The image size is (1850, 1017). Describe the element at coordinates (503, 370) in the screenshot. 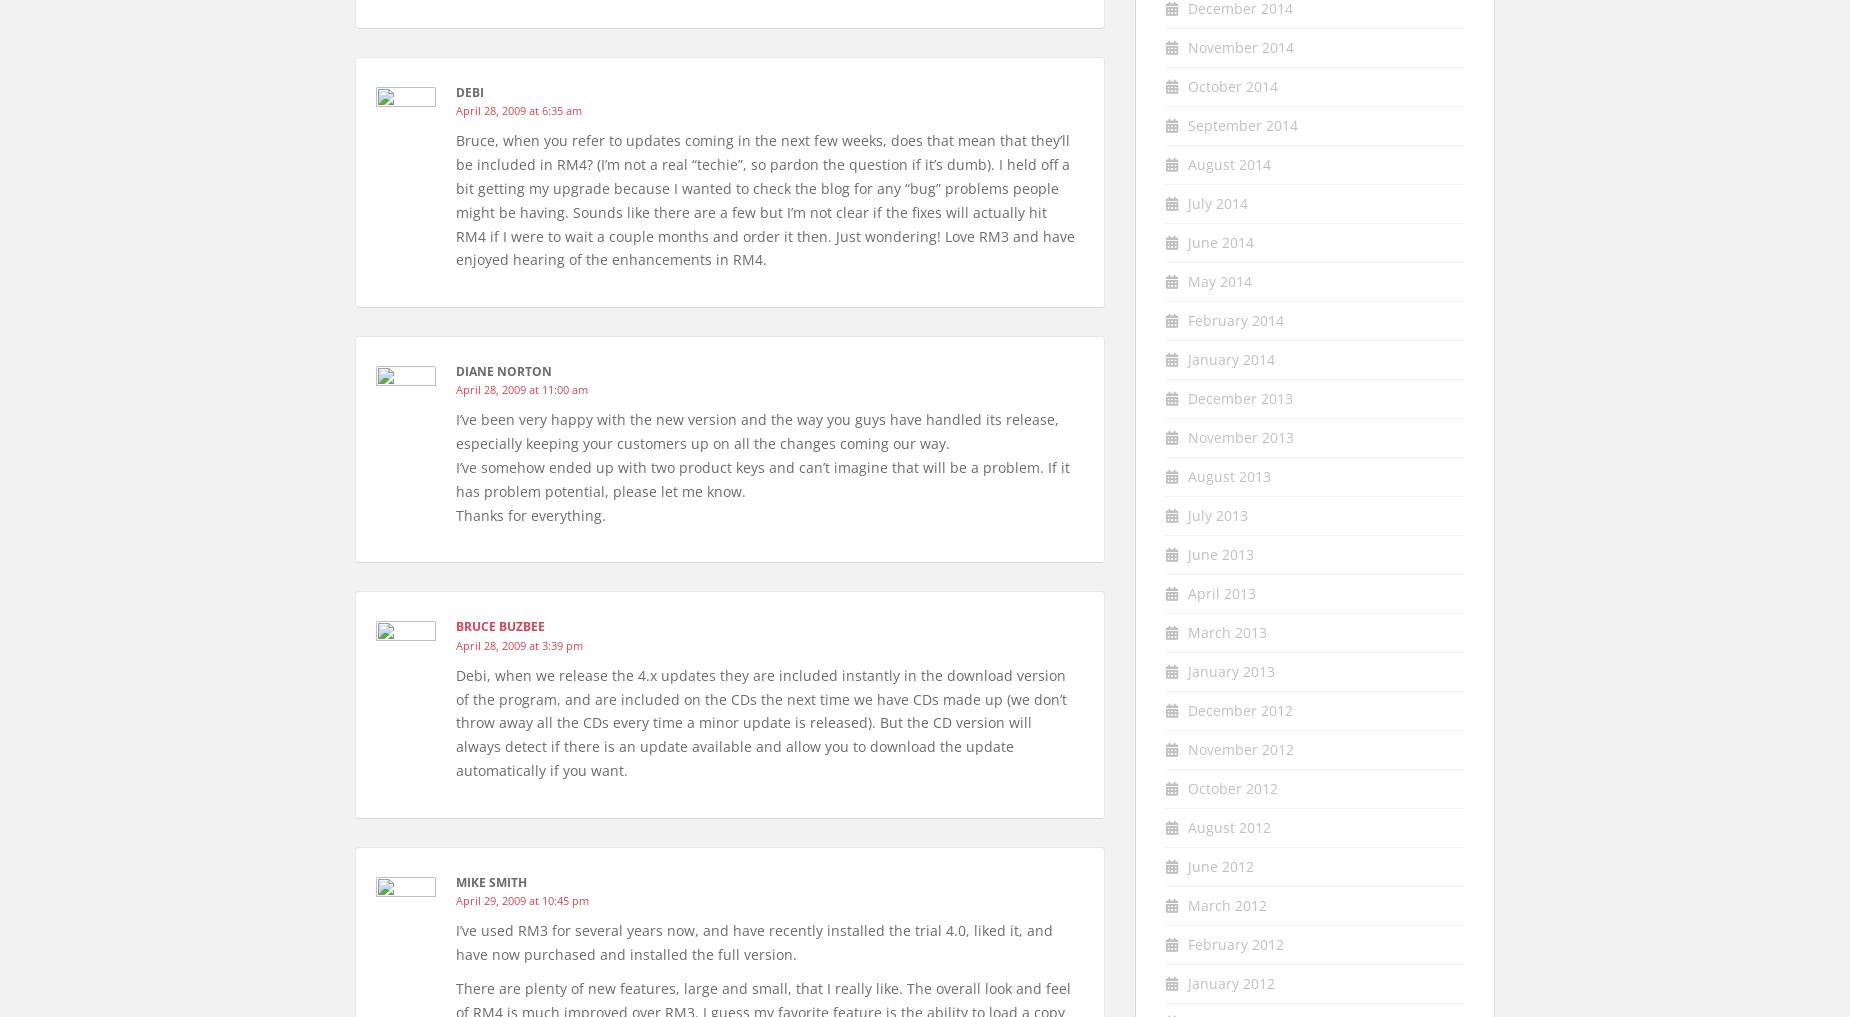

I see `'Diane Norton'` at that location.